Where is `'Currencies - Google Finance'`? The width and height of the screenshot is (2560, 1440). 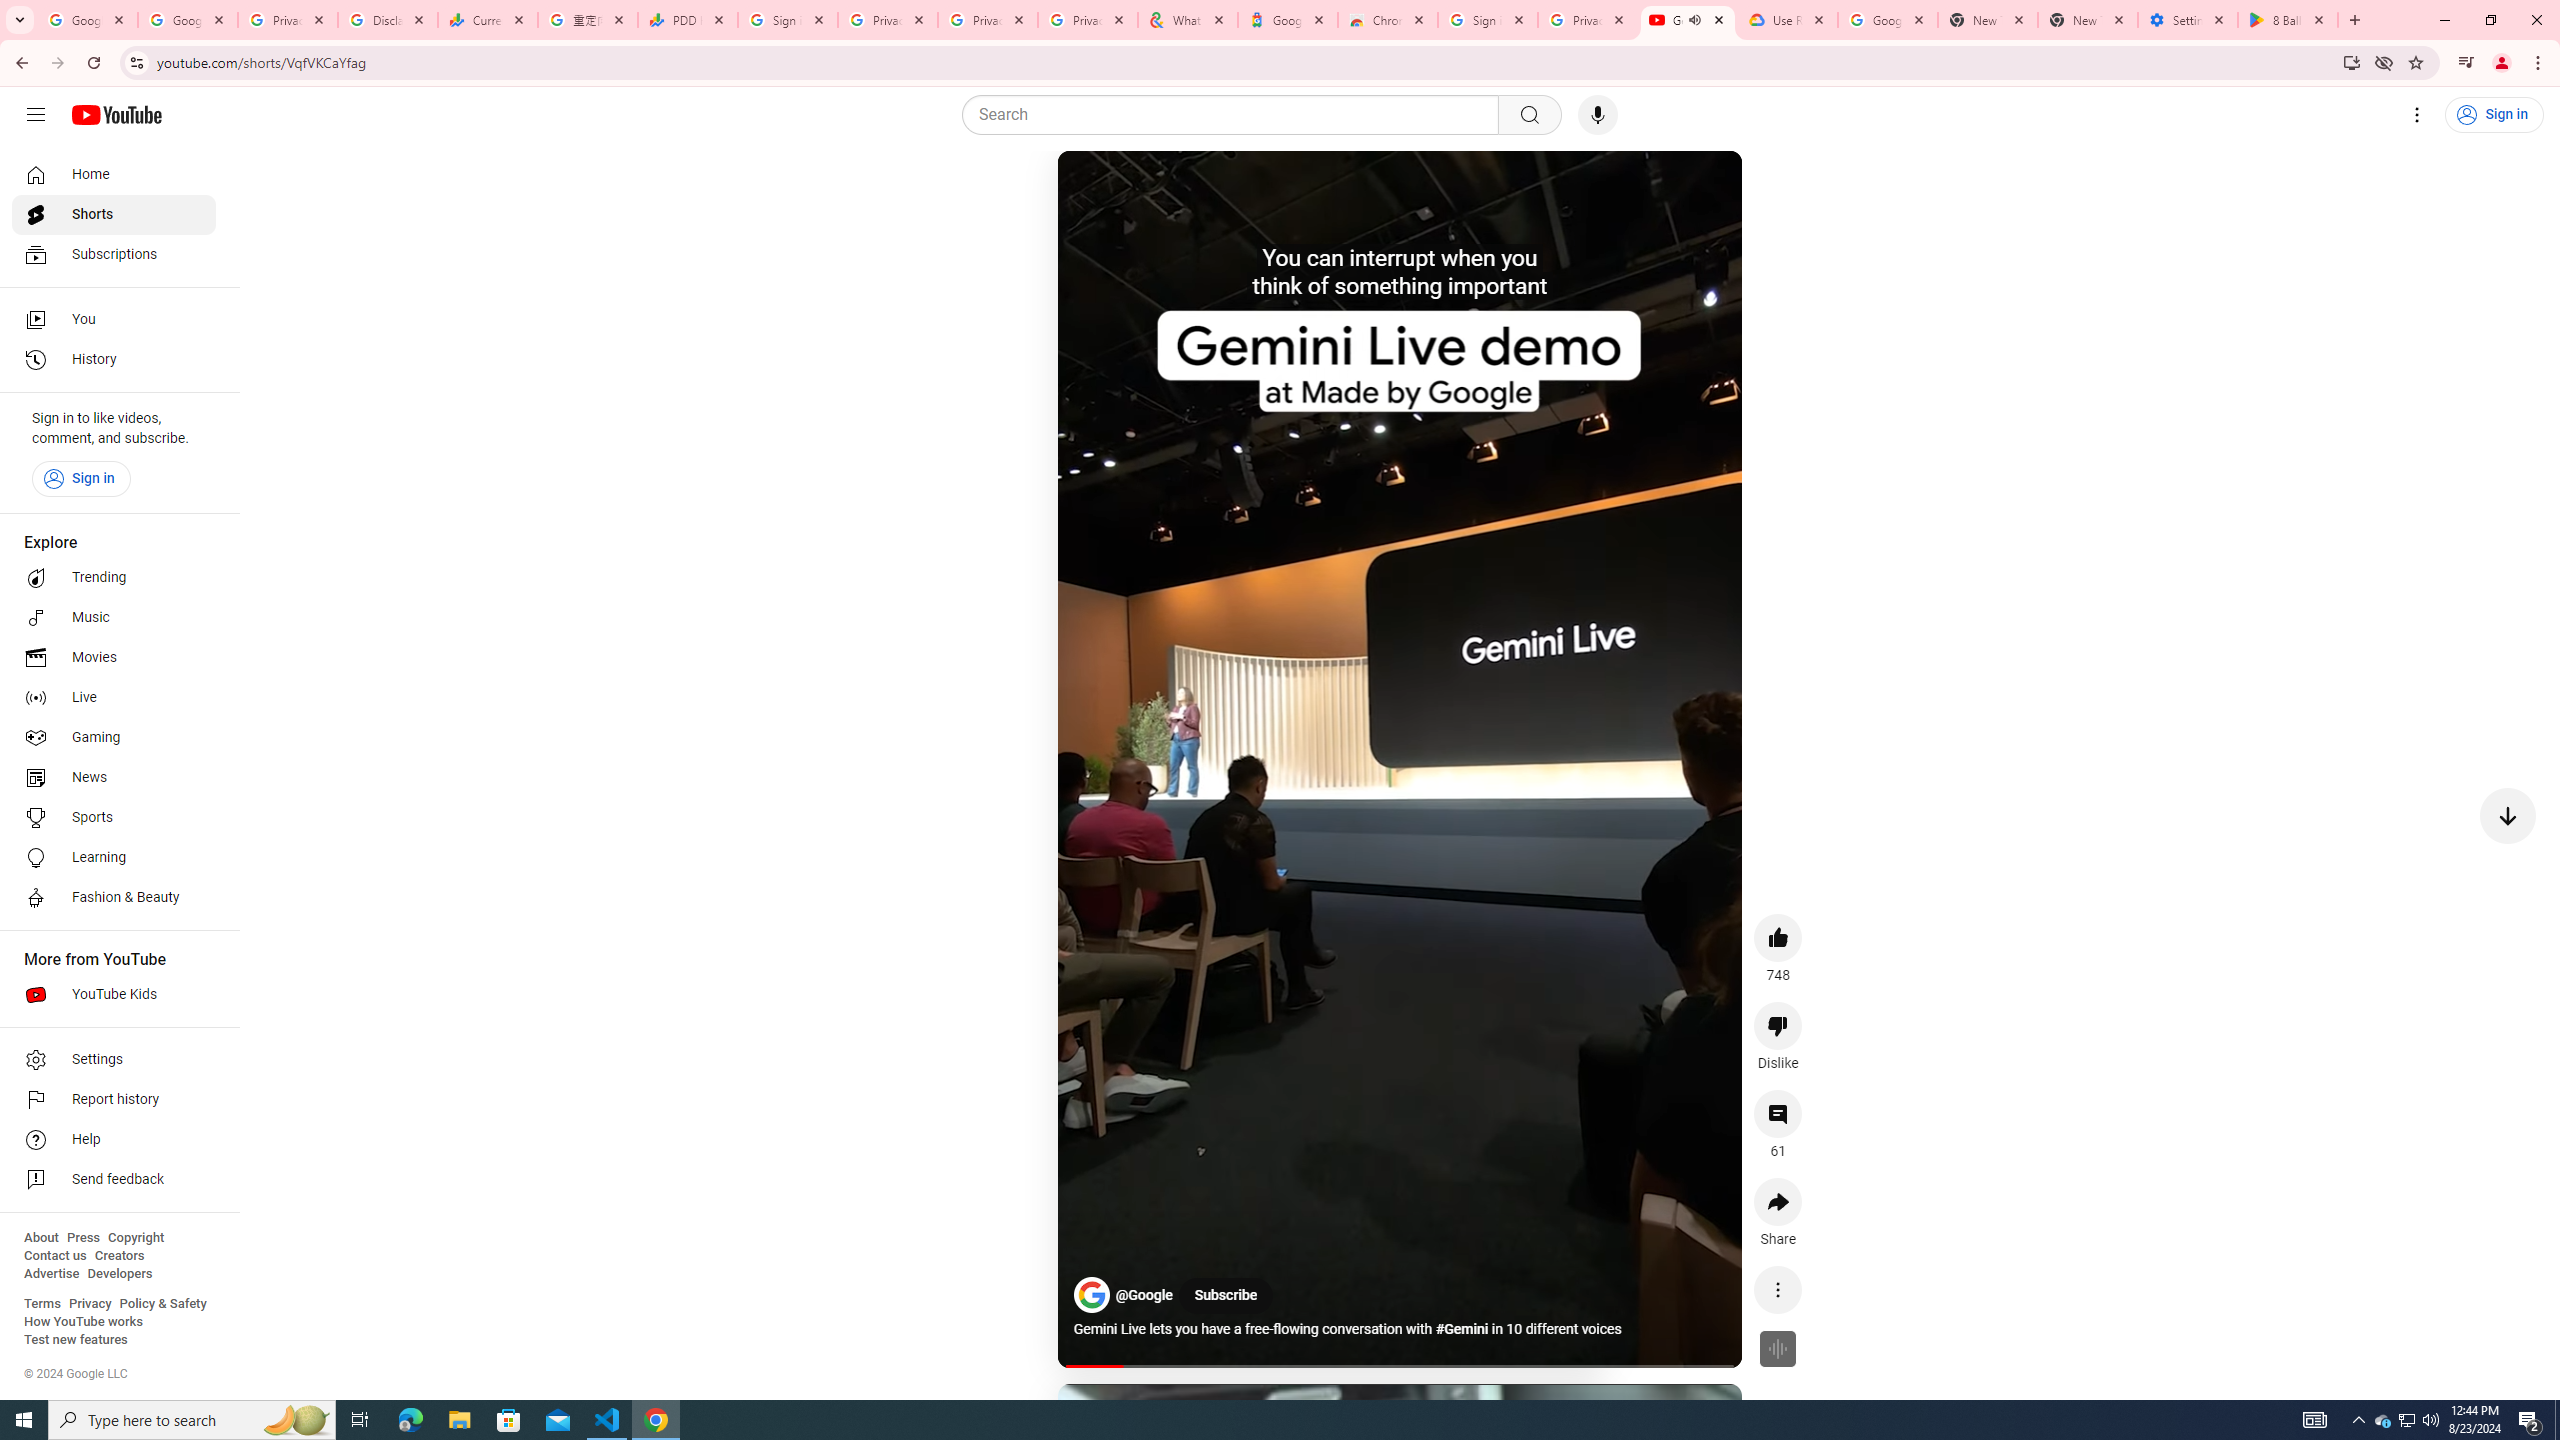 'Currencies - Google Finance' is located at coordinates (488, 19).